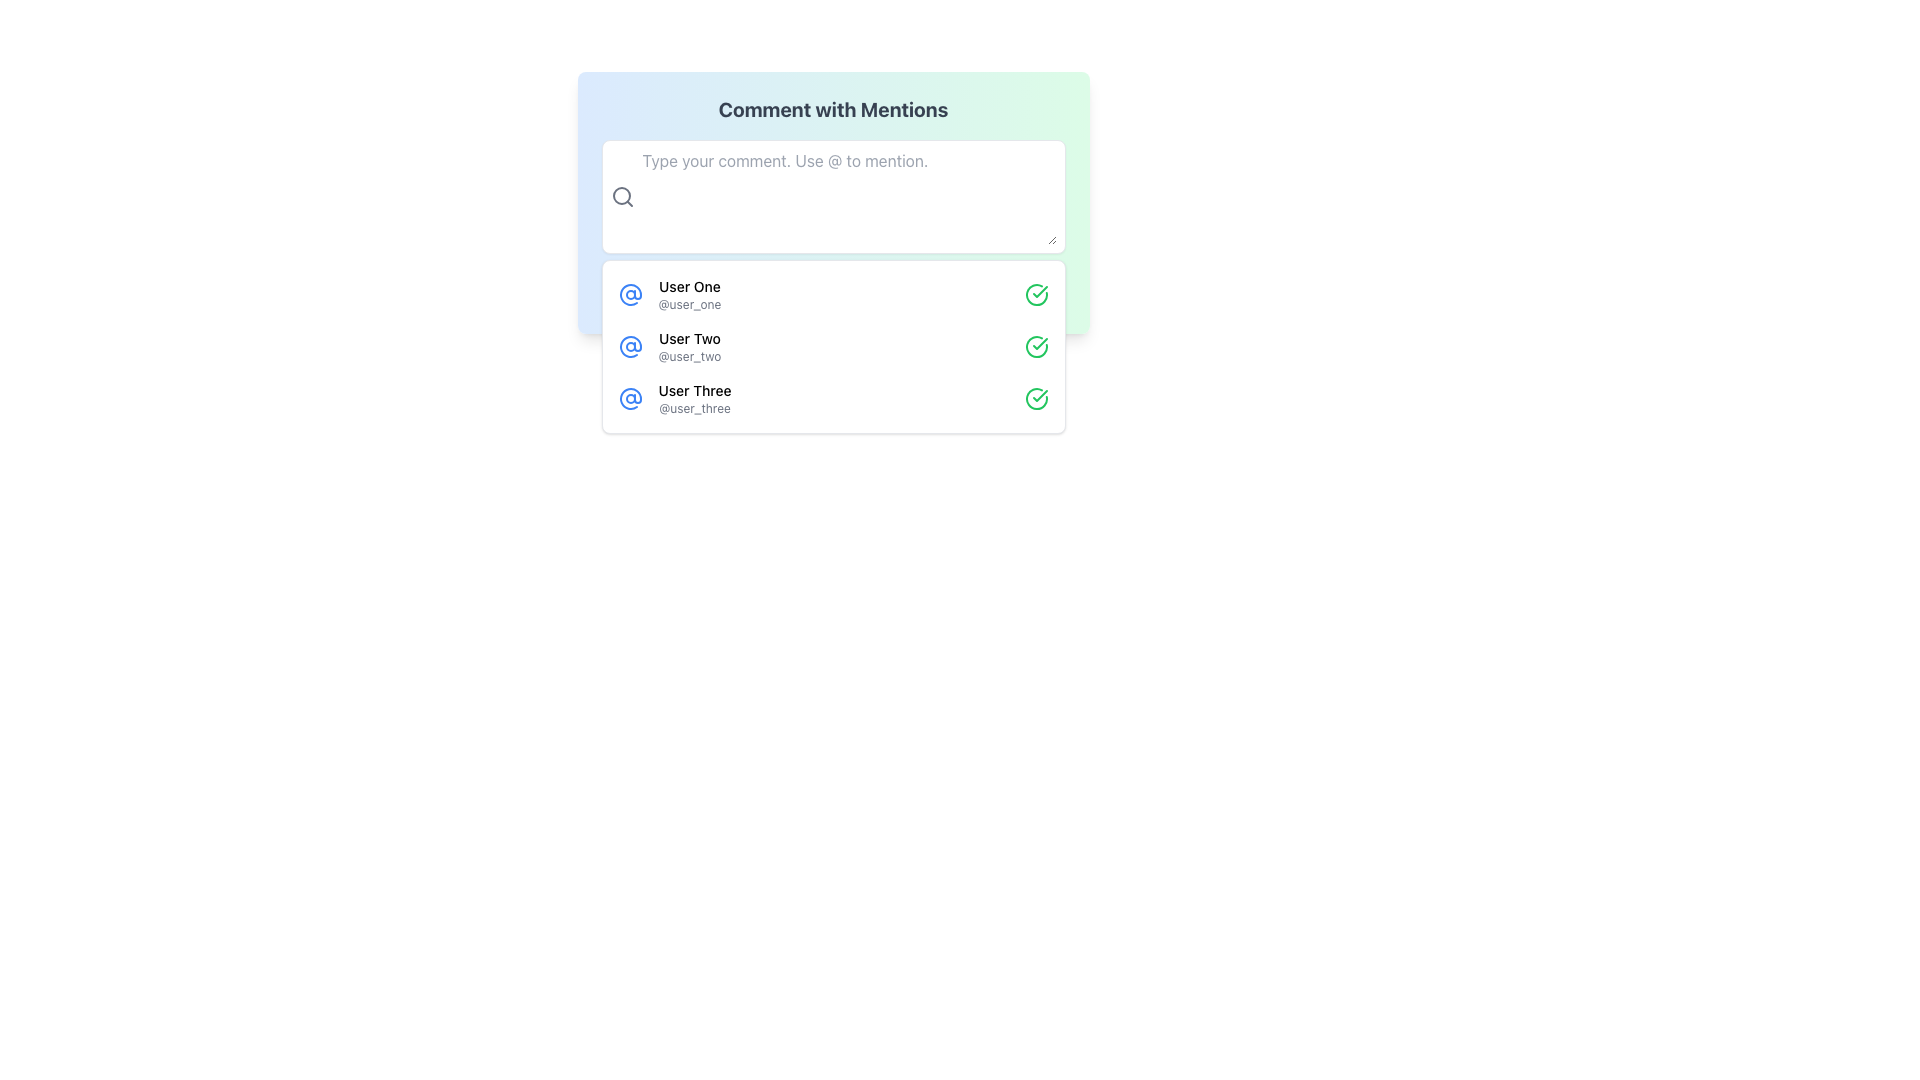 The width and height of the screenshot is (1920, 1080). Describe the element at coordinates (695, 407) in the screenshot. I see `the text label displaying '@user_three', which is styled with a smaller font size and gray color, part of a user list under the user name 'User Three'` at that location.